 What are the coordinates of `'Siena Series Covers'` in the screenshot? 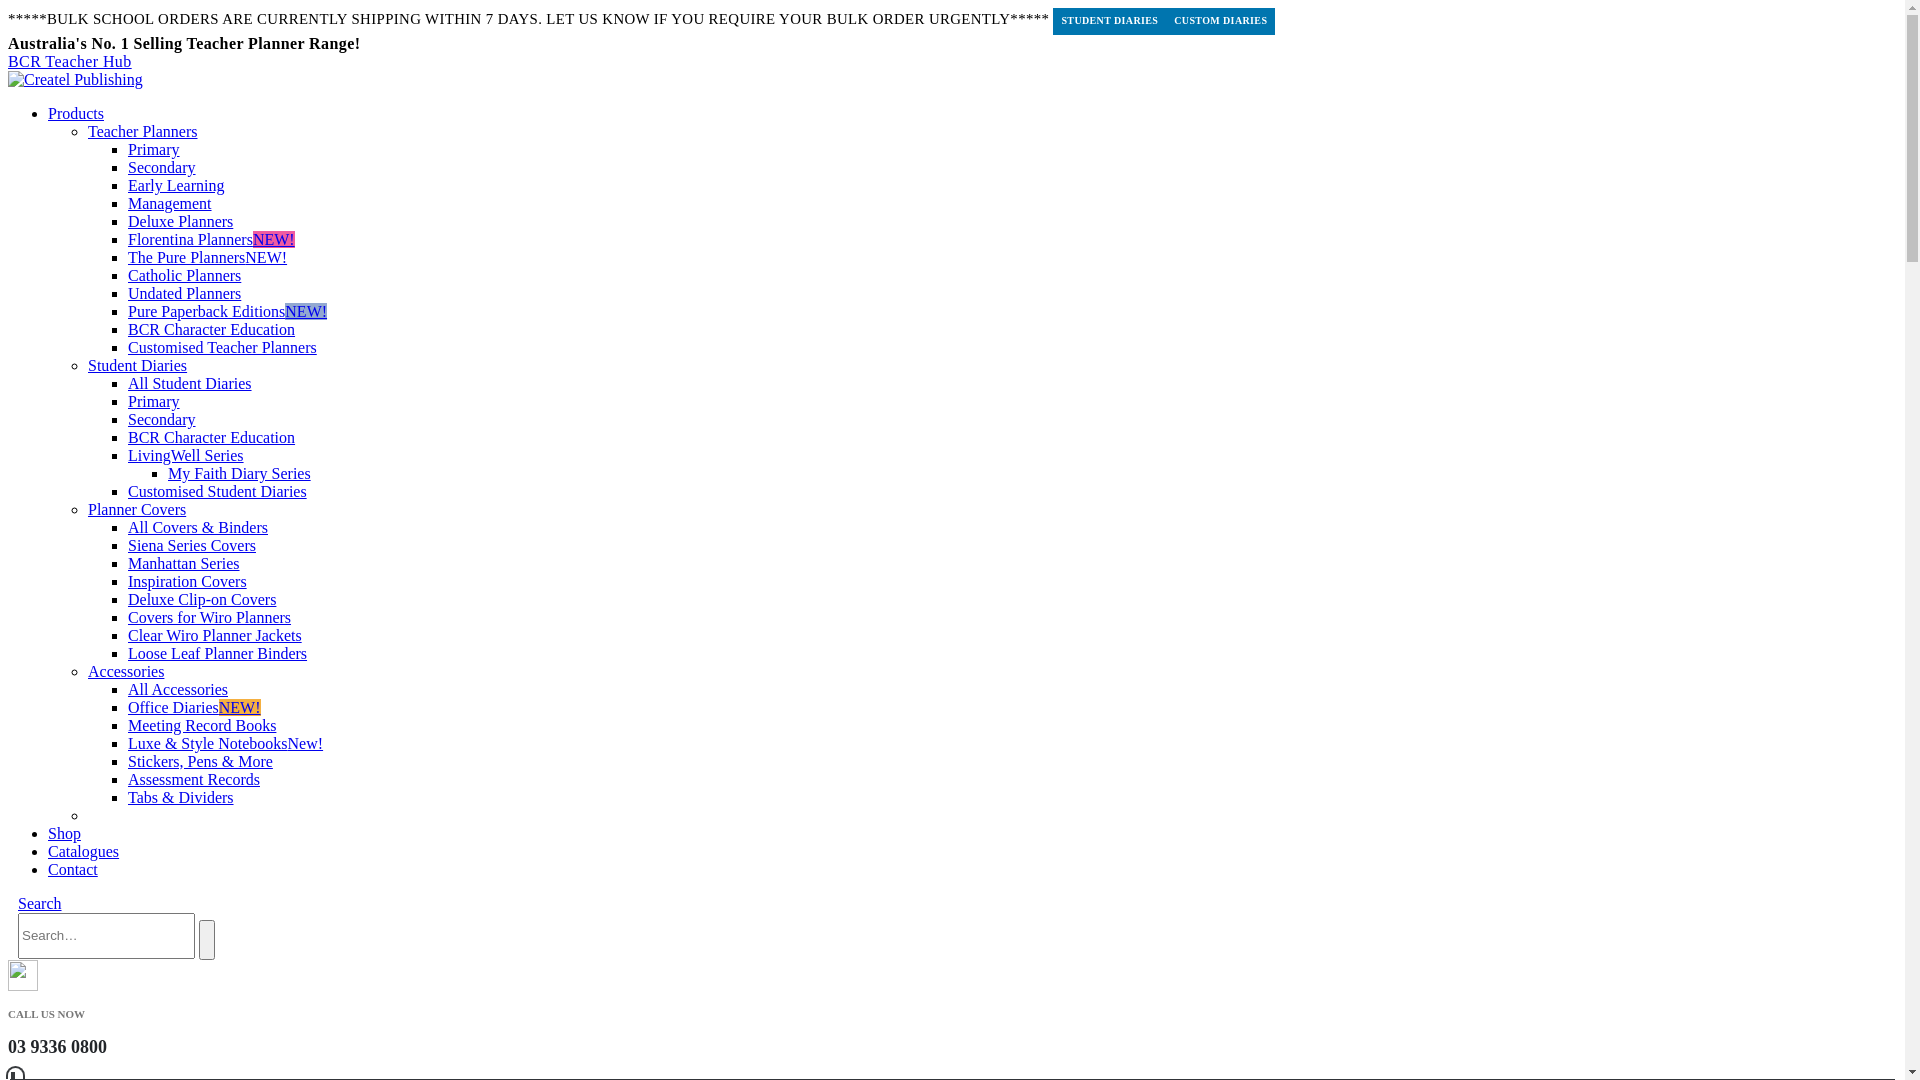 It's located at (192, 545).